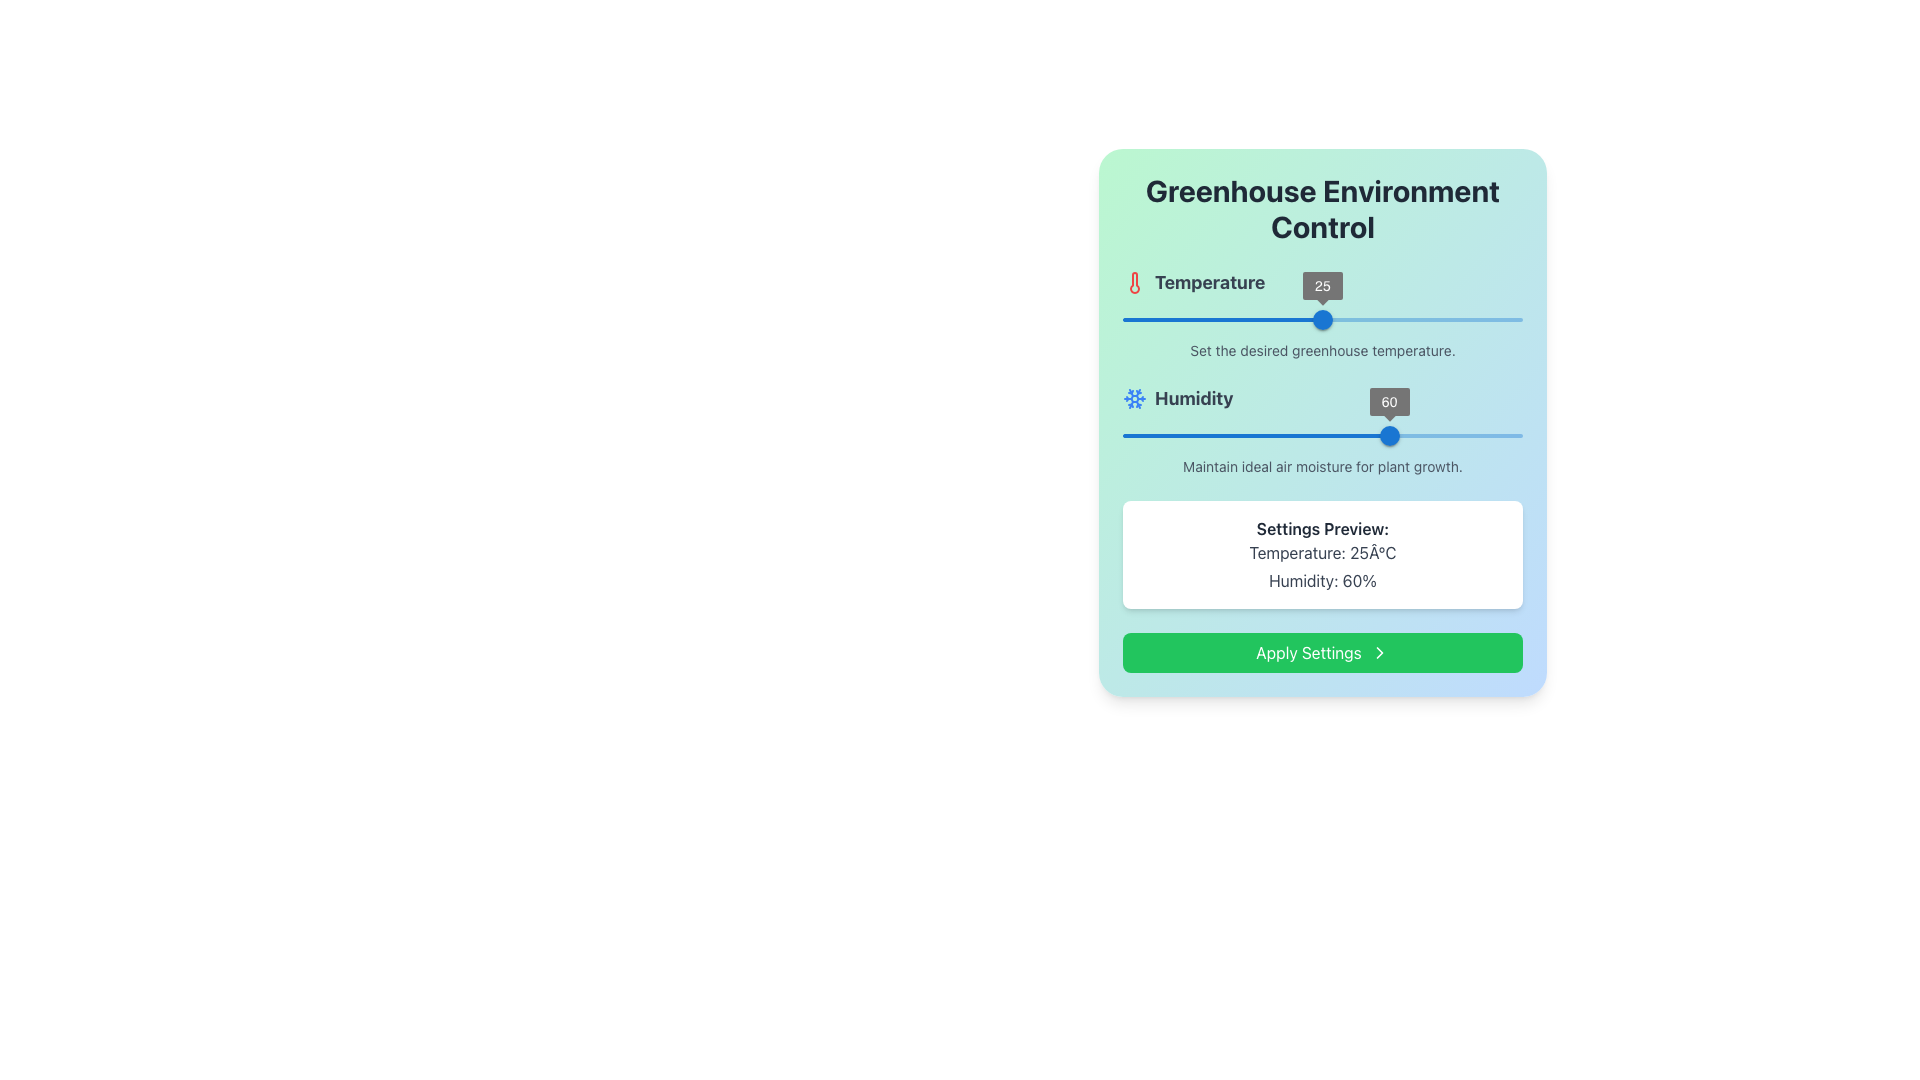  Describe the element at coordinates (1390, 434) in the screenshot. I see `the humidity level` at that location.